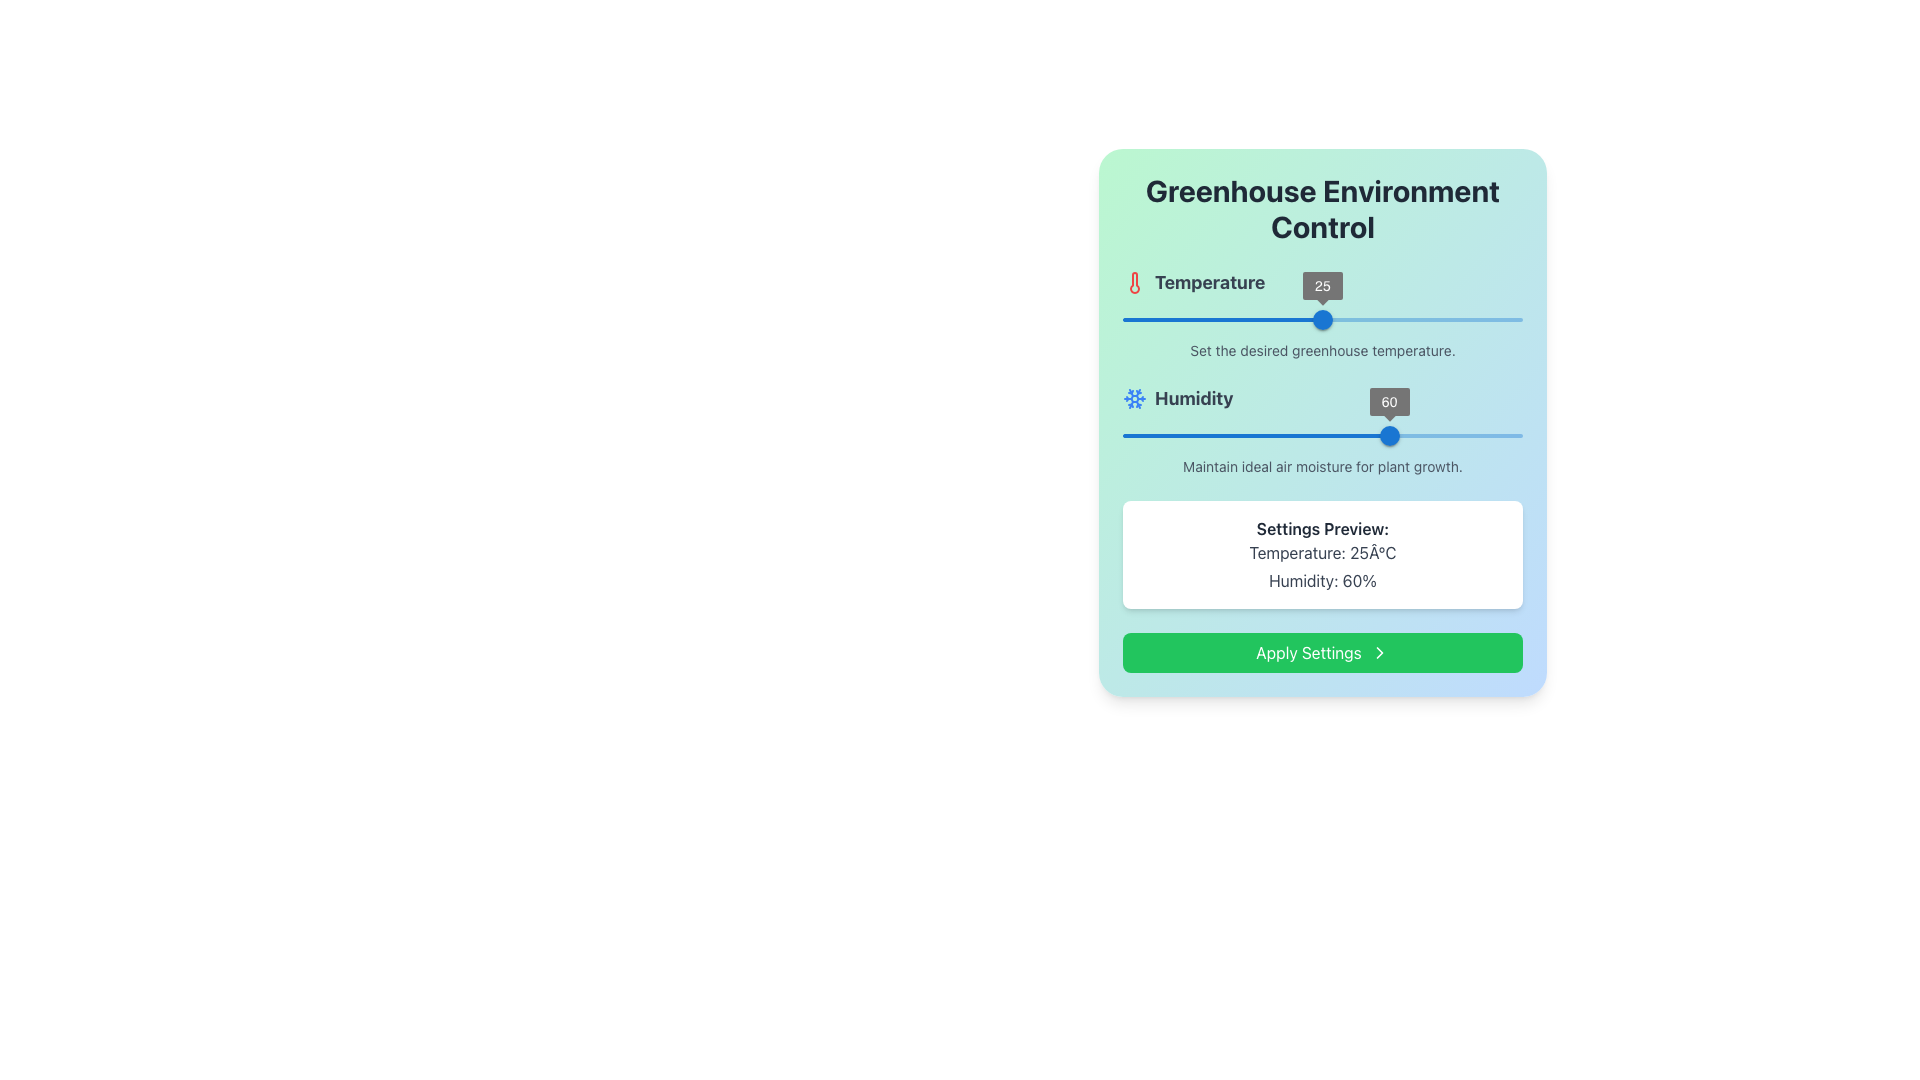  Describe the element at coordinates (1390, 434) in the screenshot. I see `the humidity level` at that location.